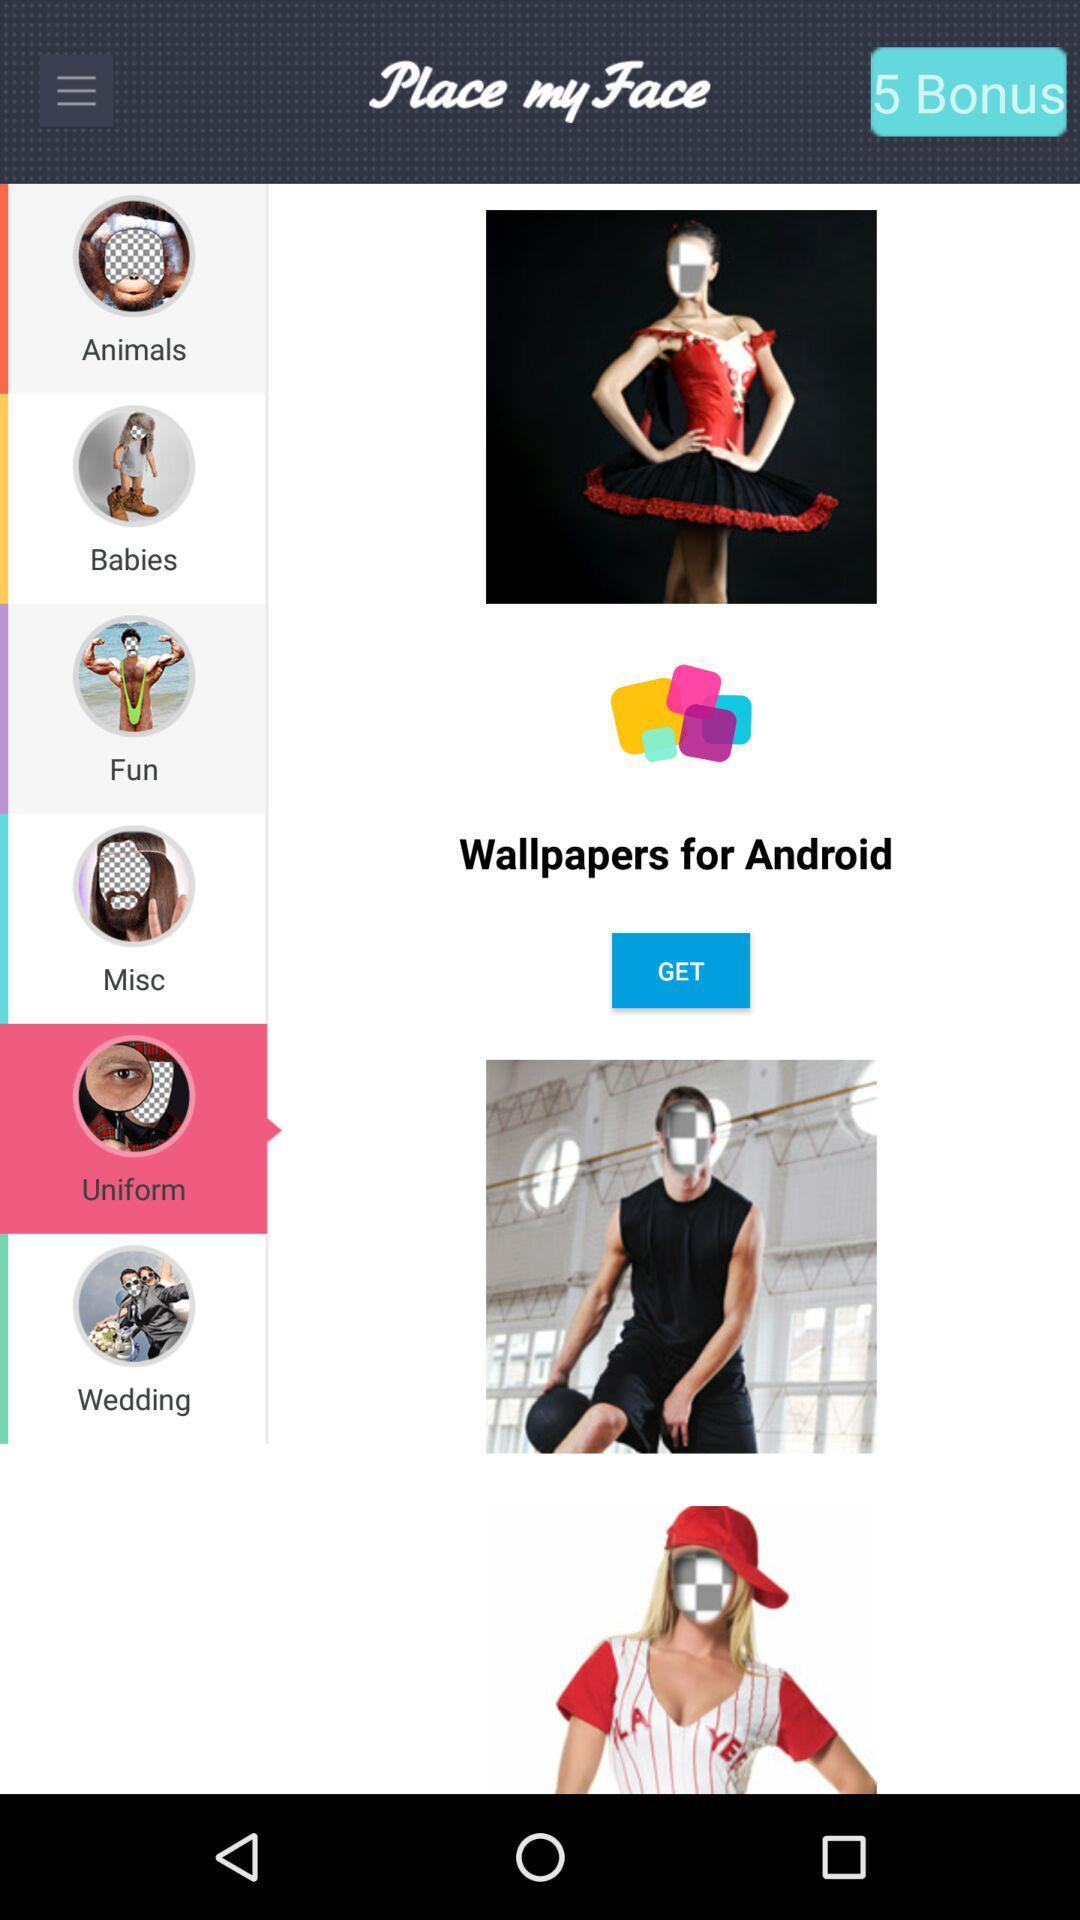  What do you see at coordinates (680, 852) in the screenshot?
I see `the button above get` at bounding box center [680, 852].